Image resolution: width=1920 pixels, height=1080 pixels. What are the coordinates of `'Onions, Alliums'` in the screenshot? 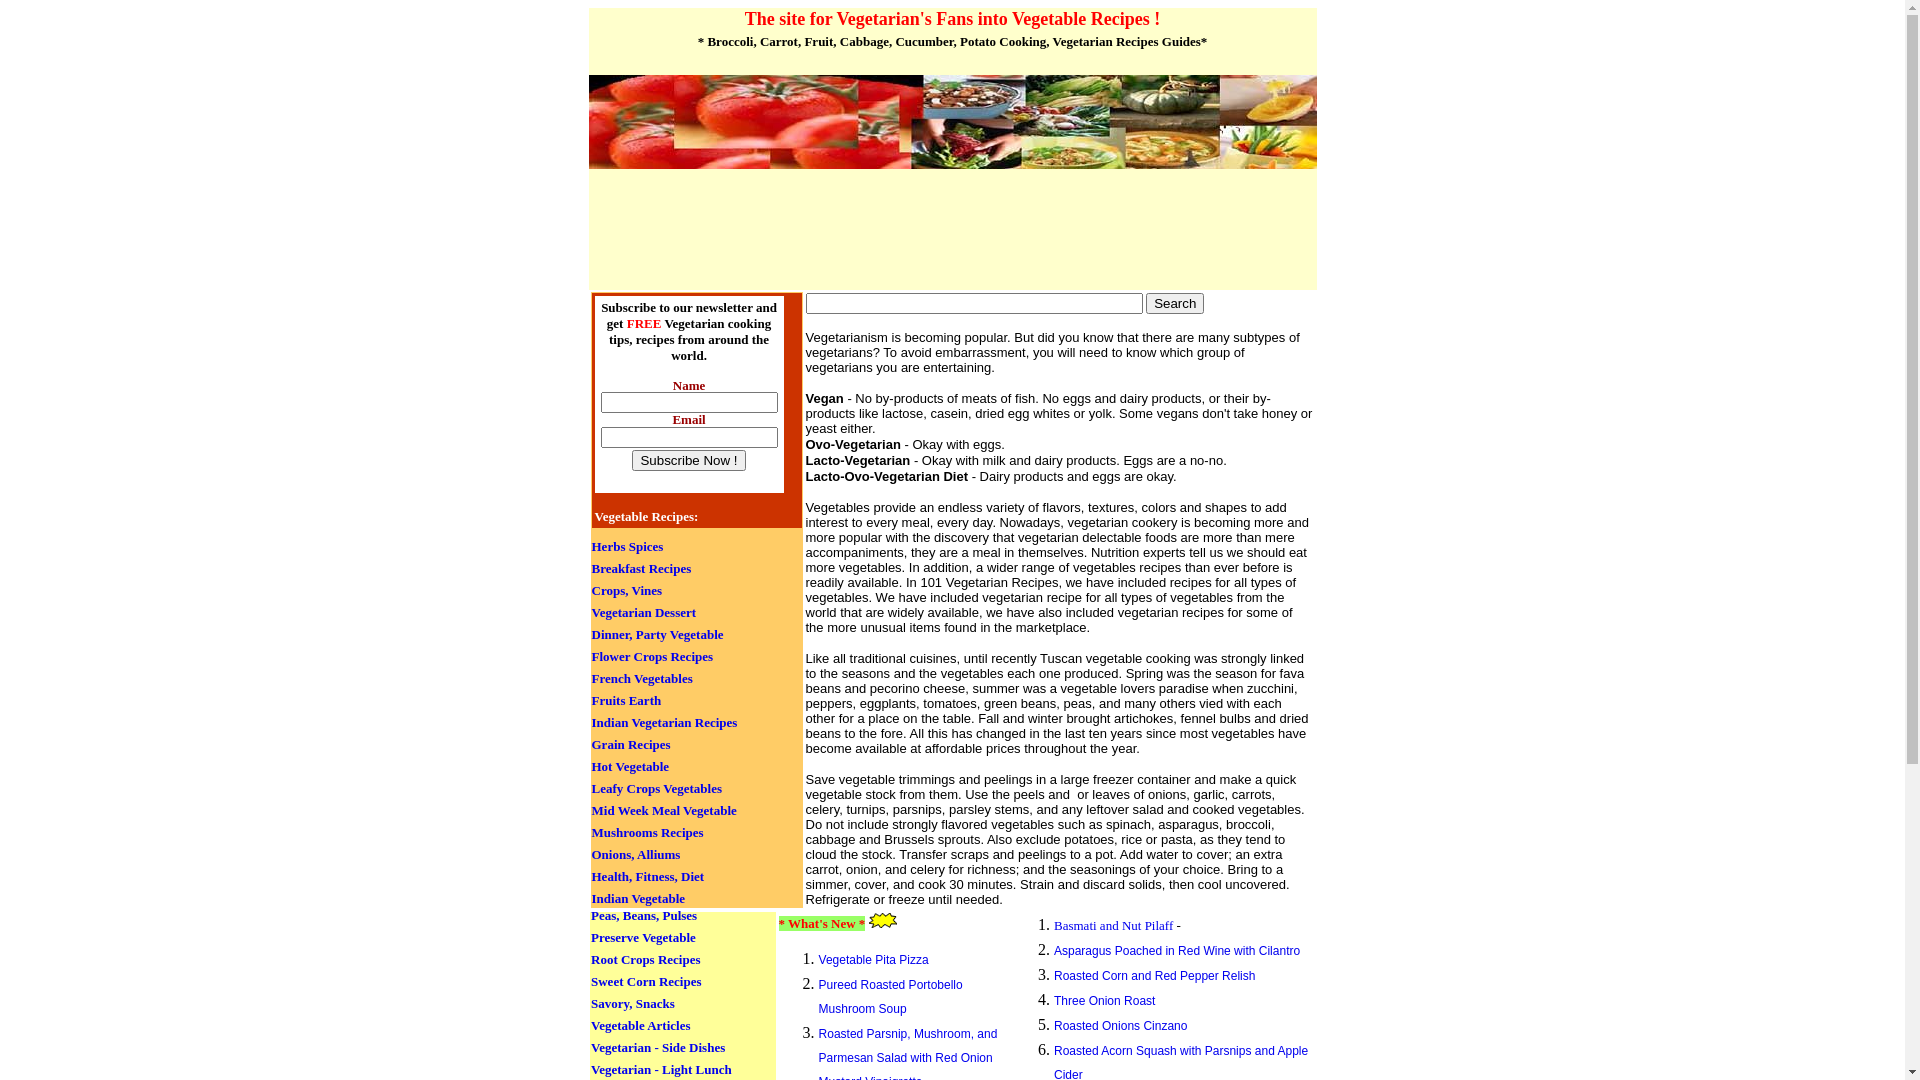 It's located at (590, 854).